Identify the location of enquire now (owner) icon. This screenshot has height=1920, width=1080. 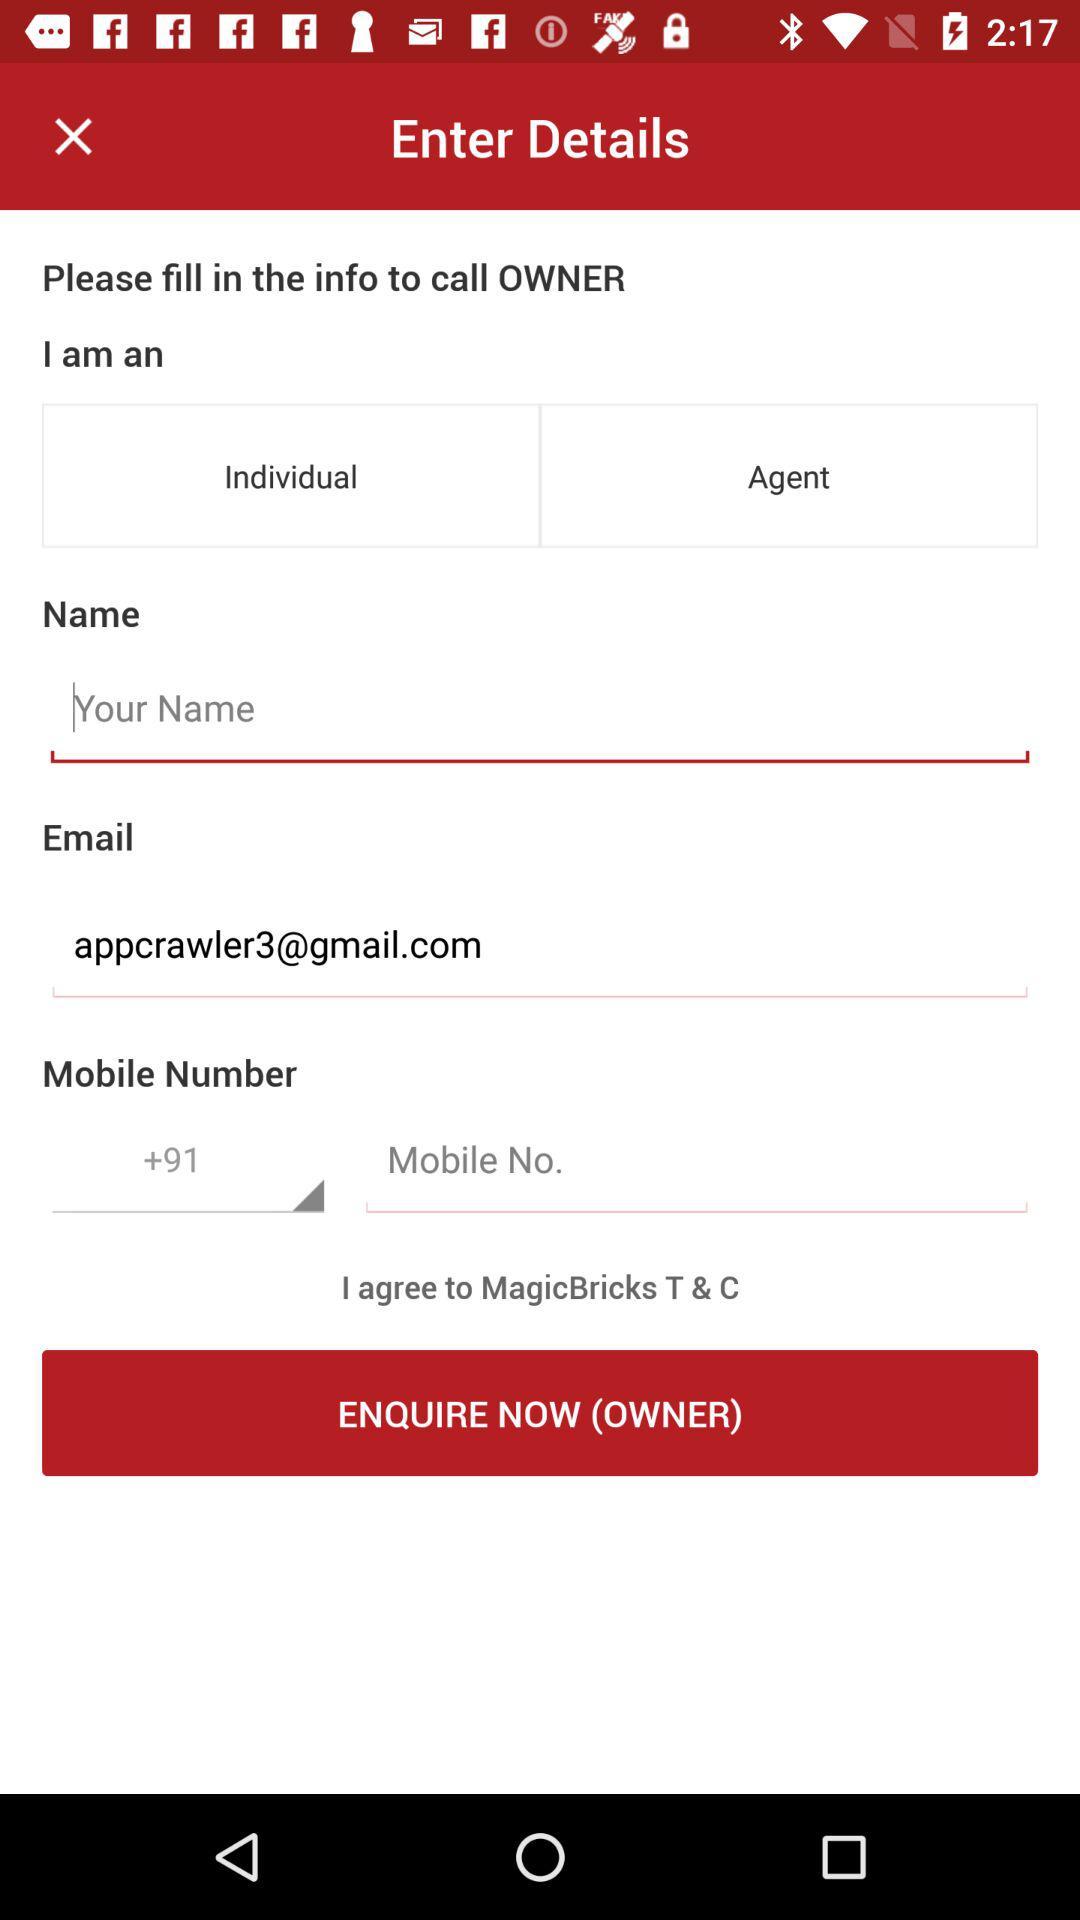
(540, 1411).